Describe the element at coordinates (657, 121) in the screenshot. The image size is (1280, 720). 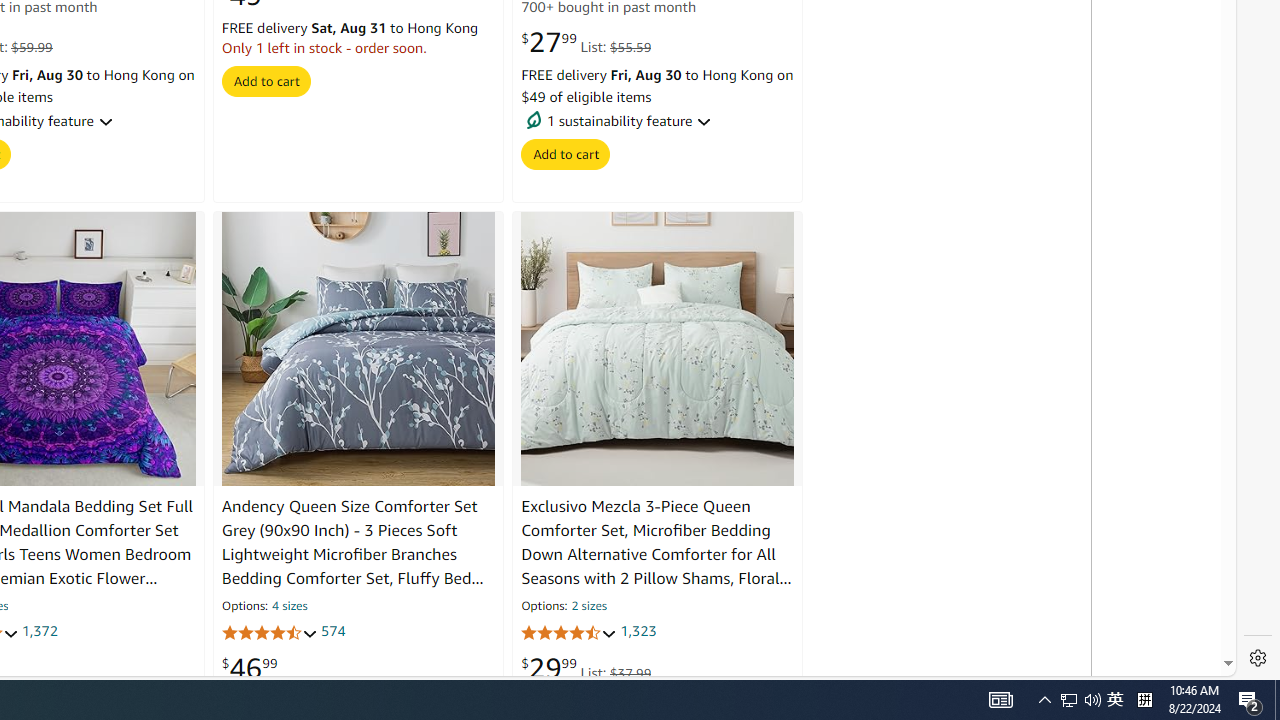
I see `' 1 sustainability feature'` at that location.